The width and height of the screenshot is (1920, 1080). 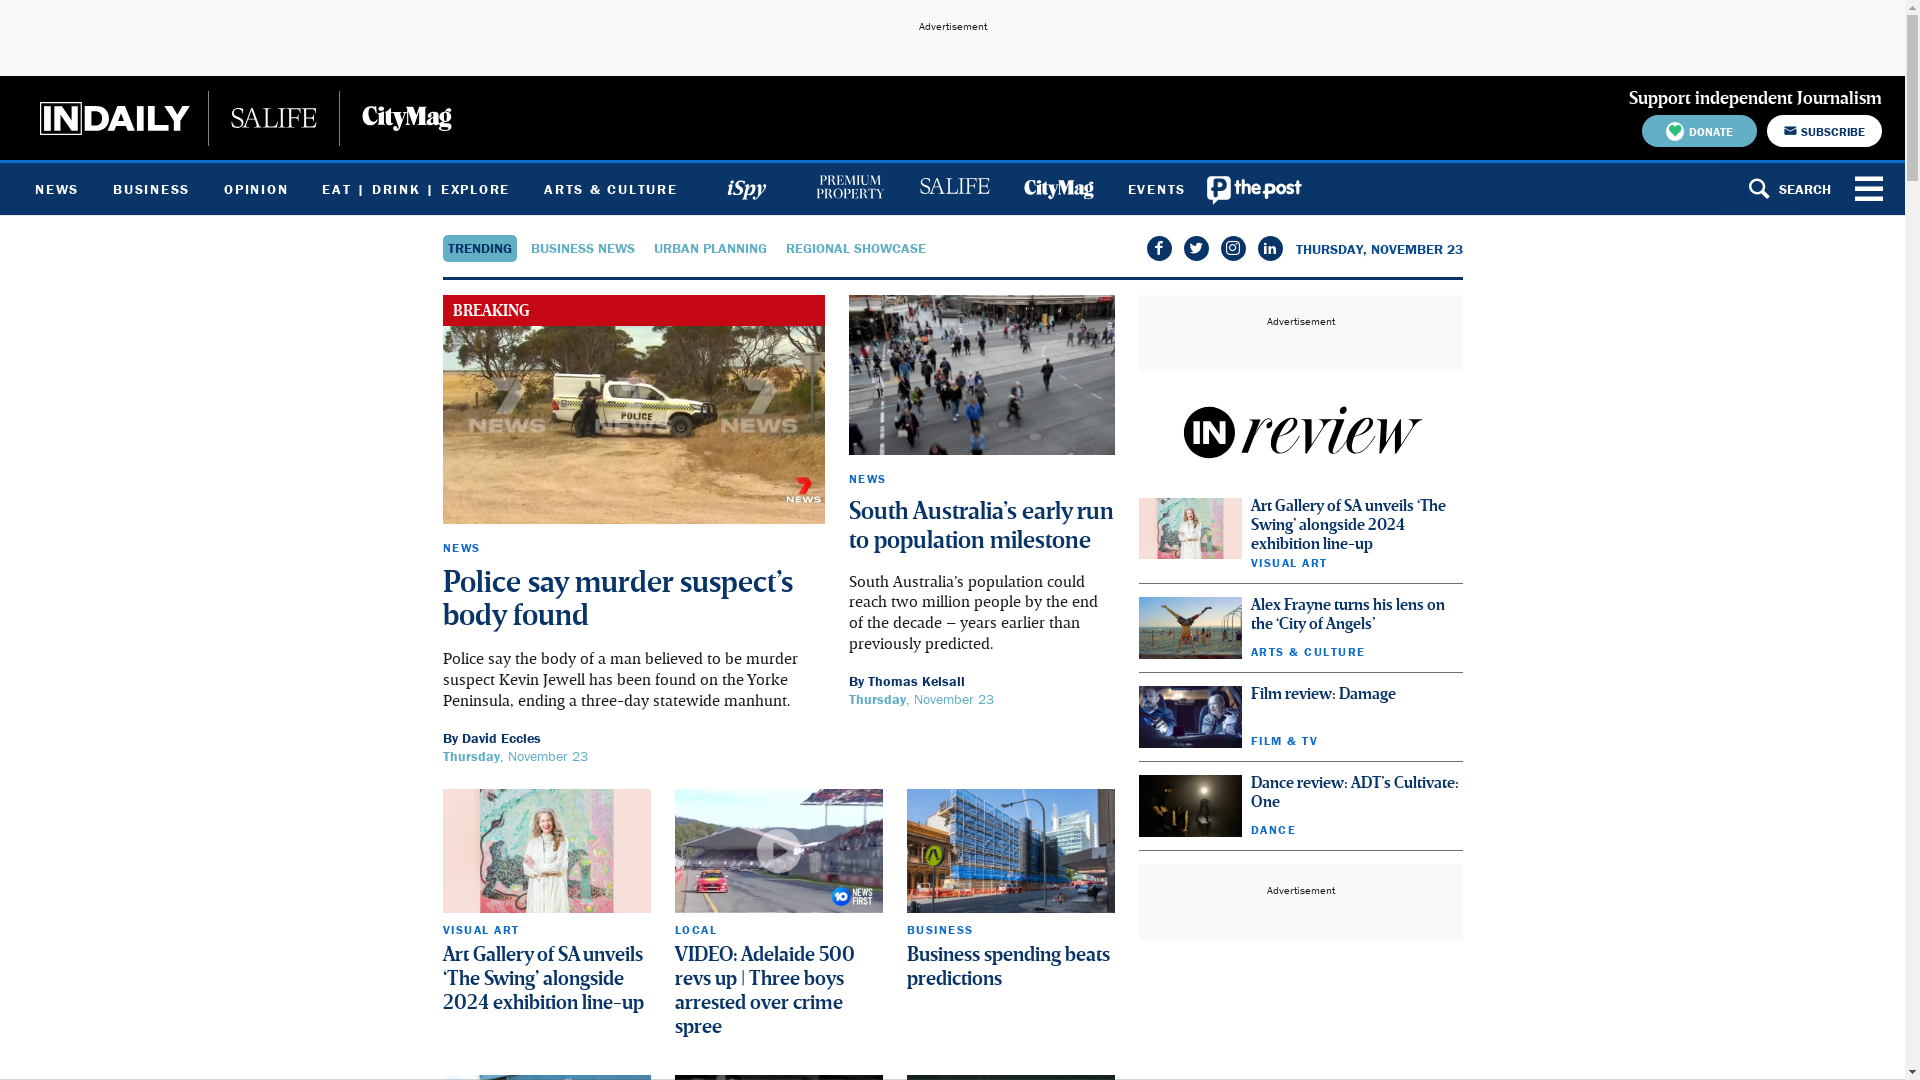 What do you see at coordinates (915, 680) in the screenshot?
I see `'Thomas Kelsall'` at bounding box center [915, 680].